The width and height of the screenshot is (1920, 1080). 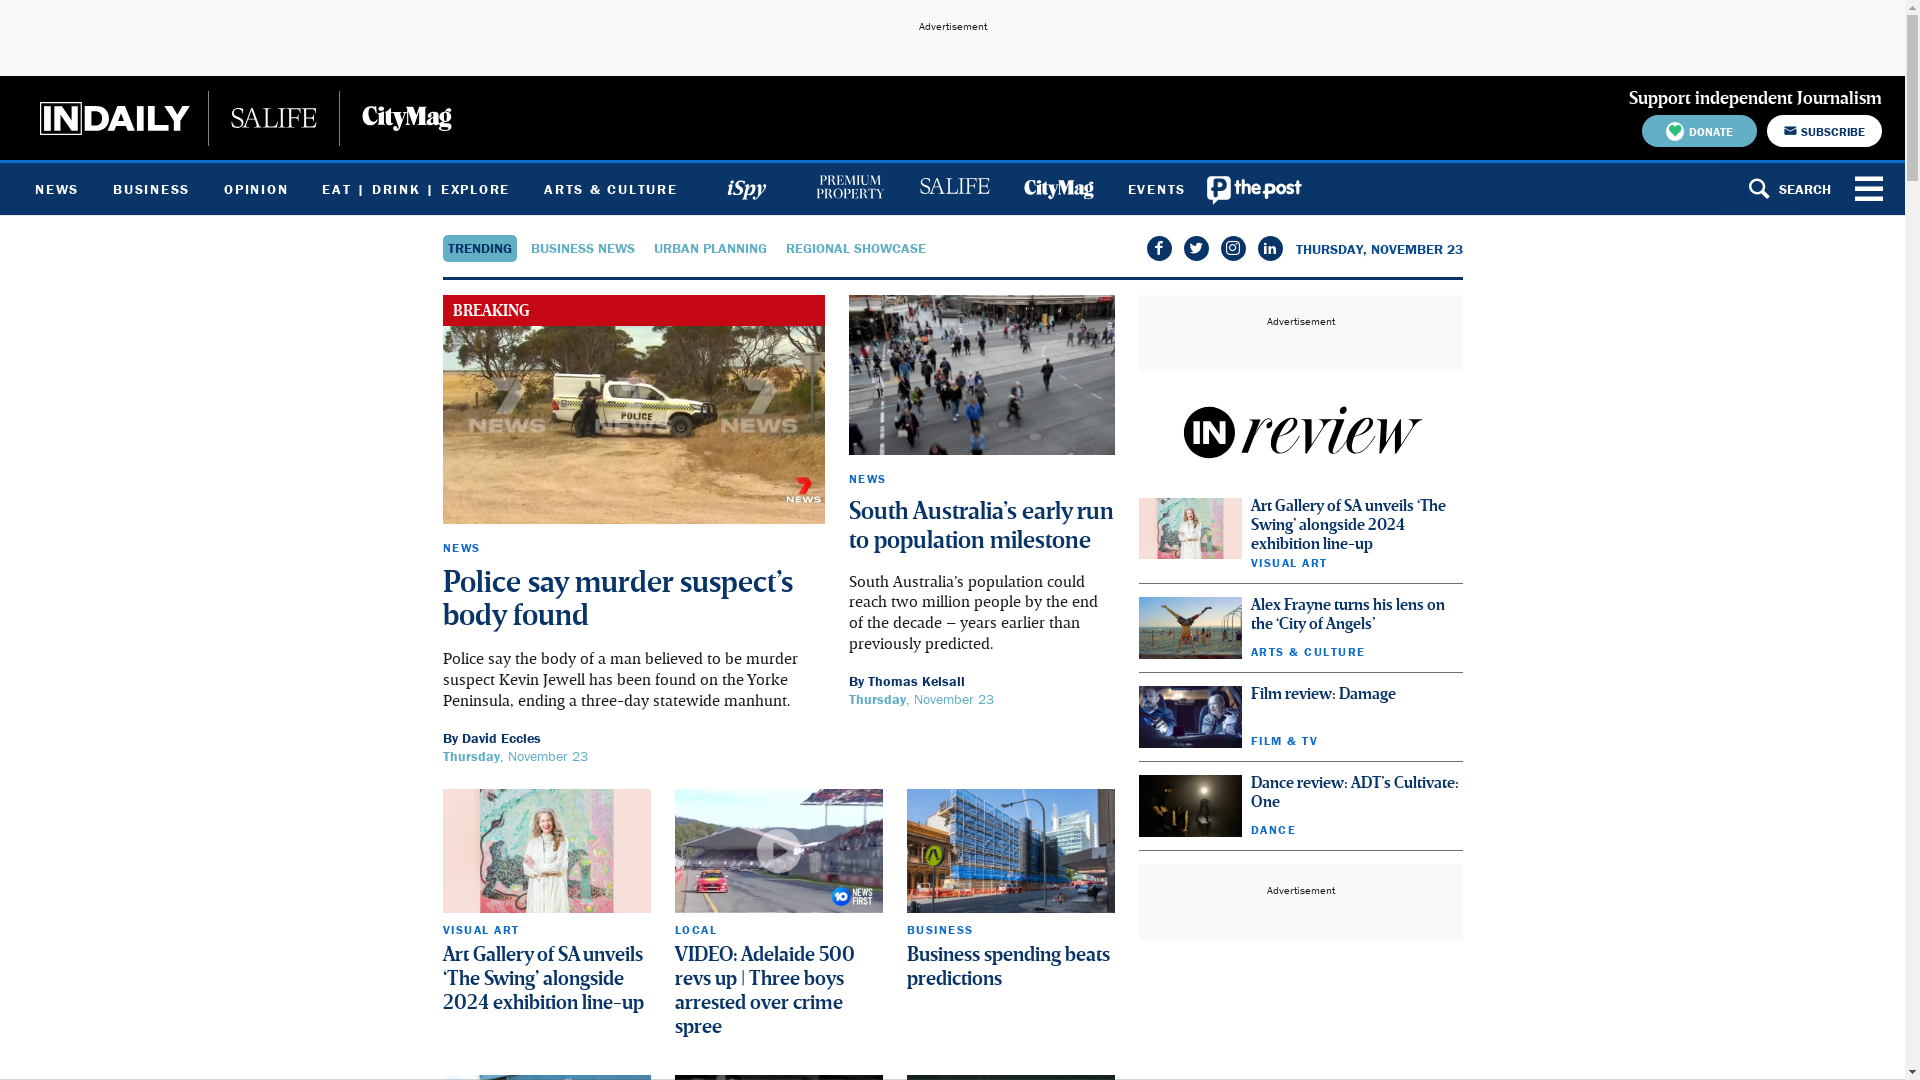 What do you see at coordinates (915, 680) in the screenshot?
I see `'Thomas Kelsall'` at bounding box center [915, 680].